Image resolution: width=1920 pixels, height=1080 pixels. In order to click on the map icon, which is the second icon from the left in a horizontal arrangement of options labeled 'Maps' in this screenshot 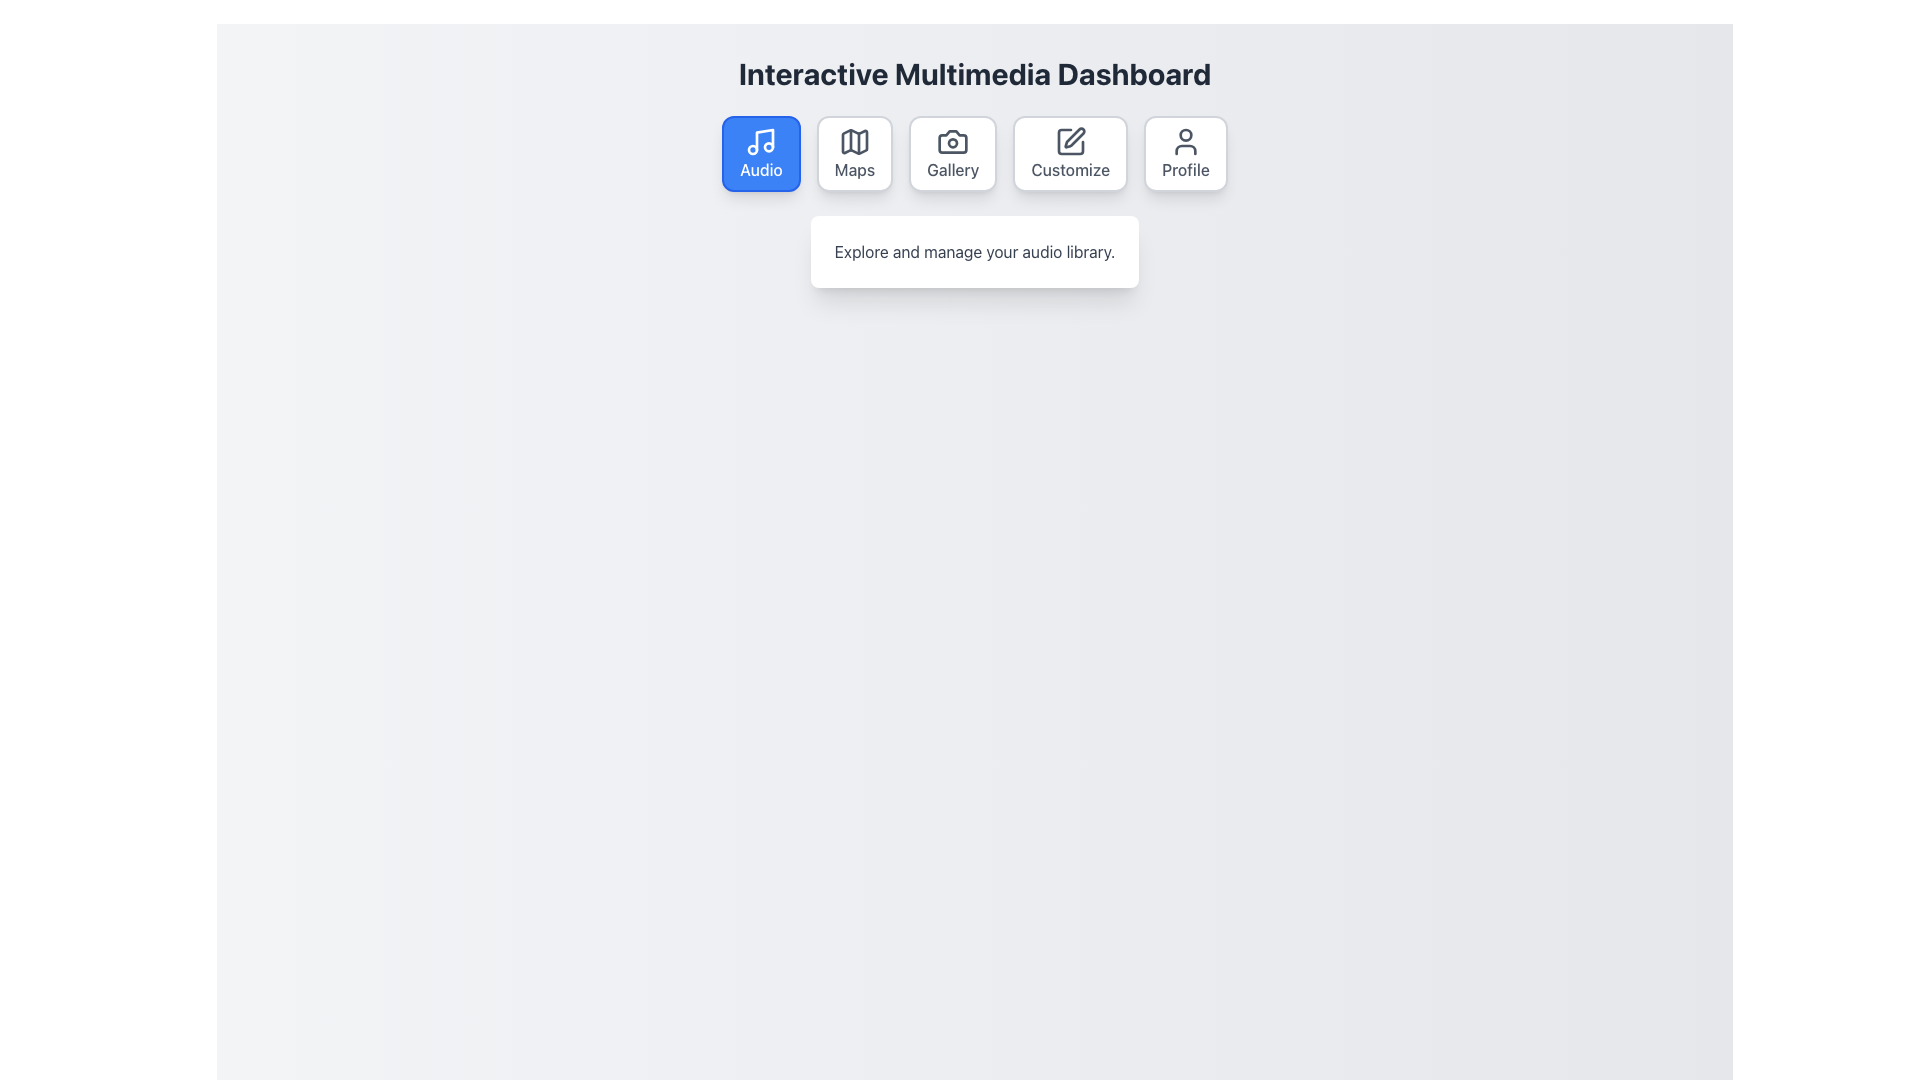, I will do `click(854, 141)`.